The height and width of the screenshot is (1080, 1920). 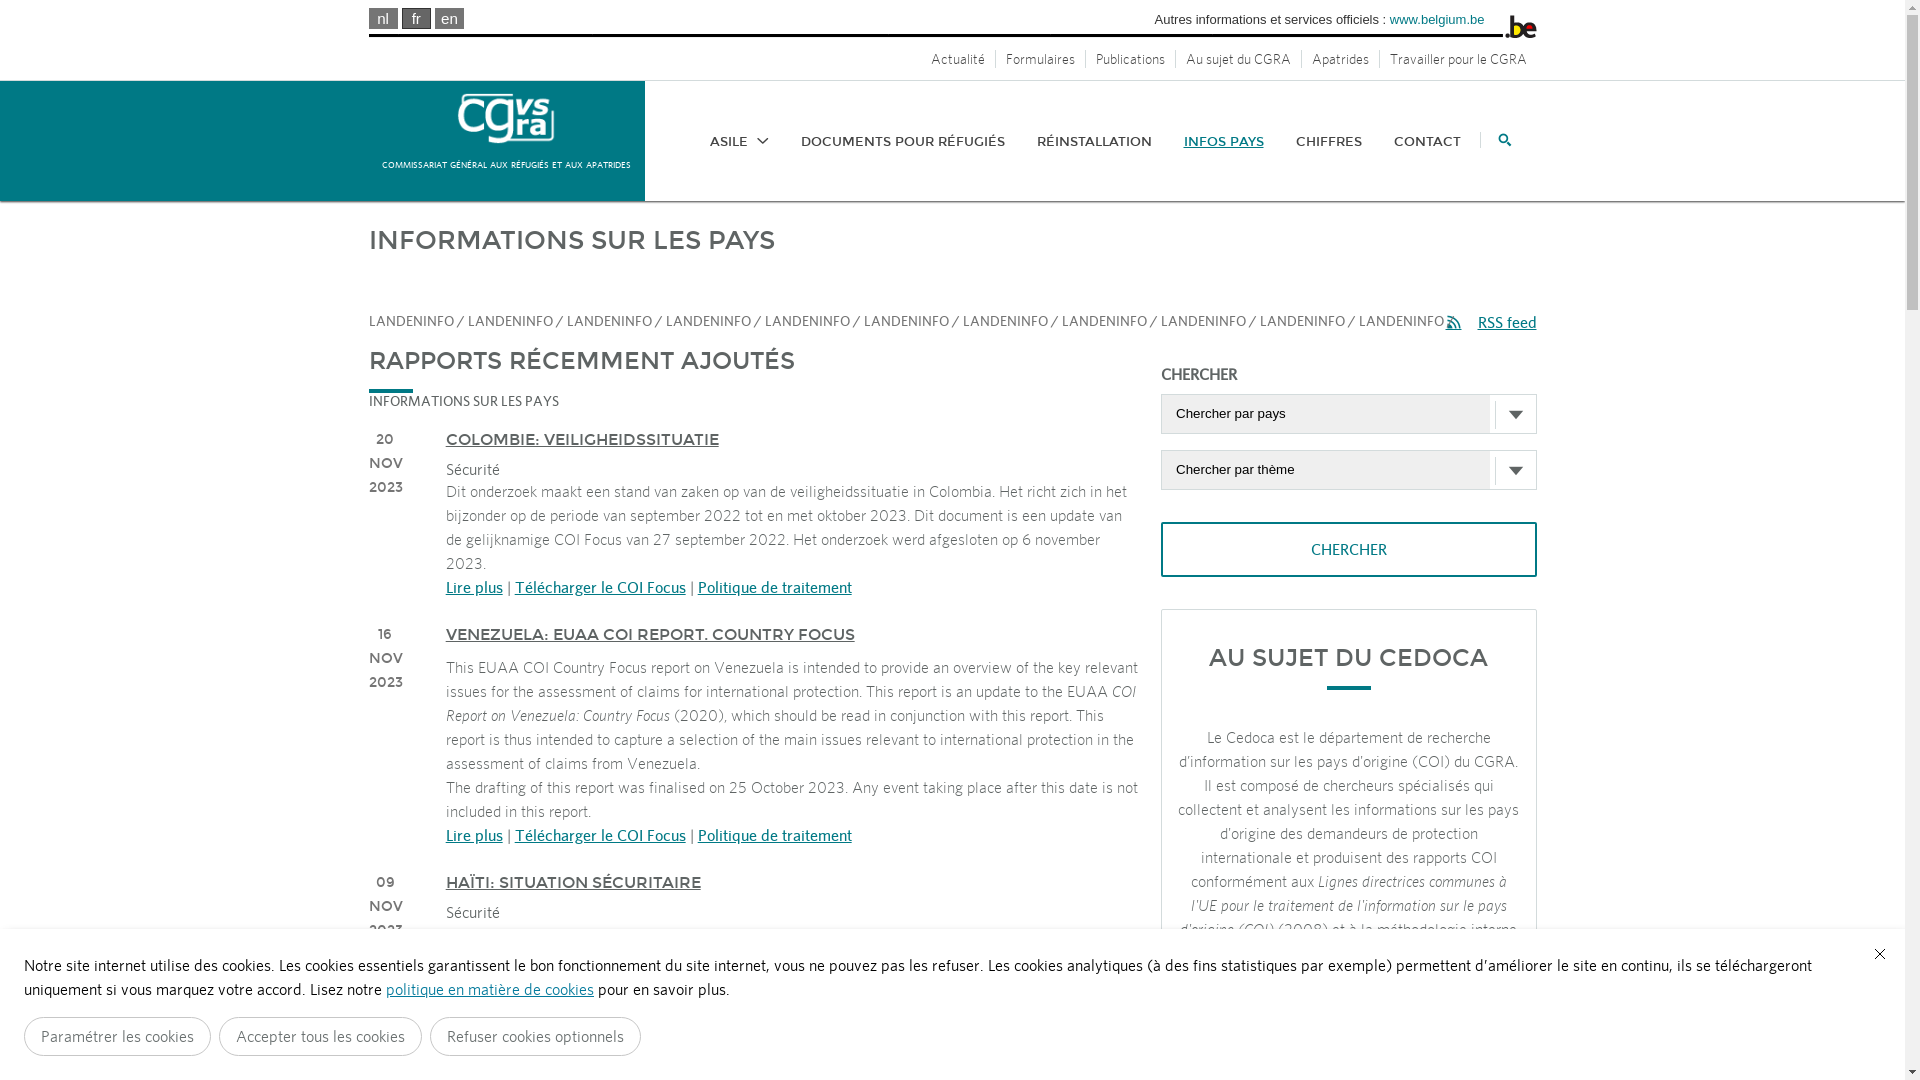 What do you see at coordinates (1223, 140) in the screenshot?
I see `'INFOS PAYS'` at bounding box center [1223, 140].